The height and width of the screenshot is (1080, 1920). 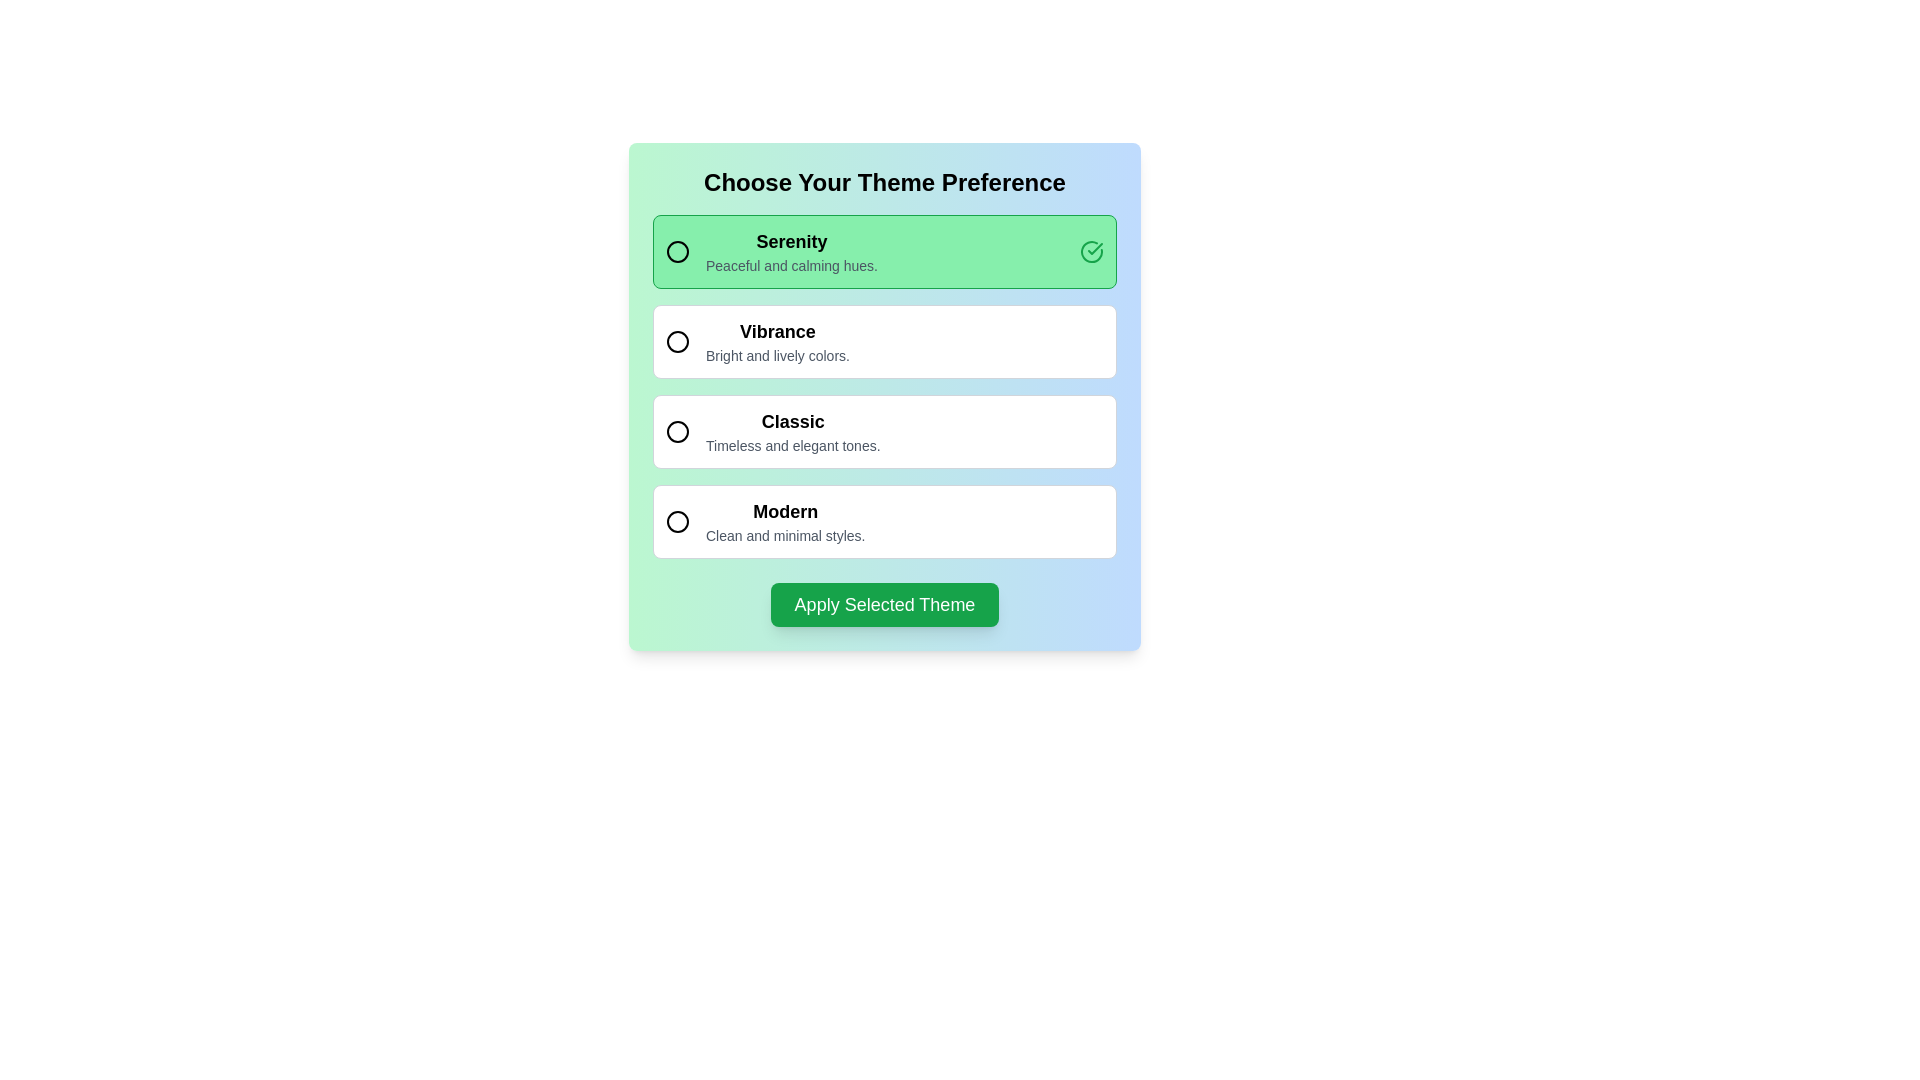 What do you see at coordinates (883, 604) in the screenshot?
I see `the apply button located at the center-bottom of the theme selection card to apply the selected theme` at bounding box center [883, 604].